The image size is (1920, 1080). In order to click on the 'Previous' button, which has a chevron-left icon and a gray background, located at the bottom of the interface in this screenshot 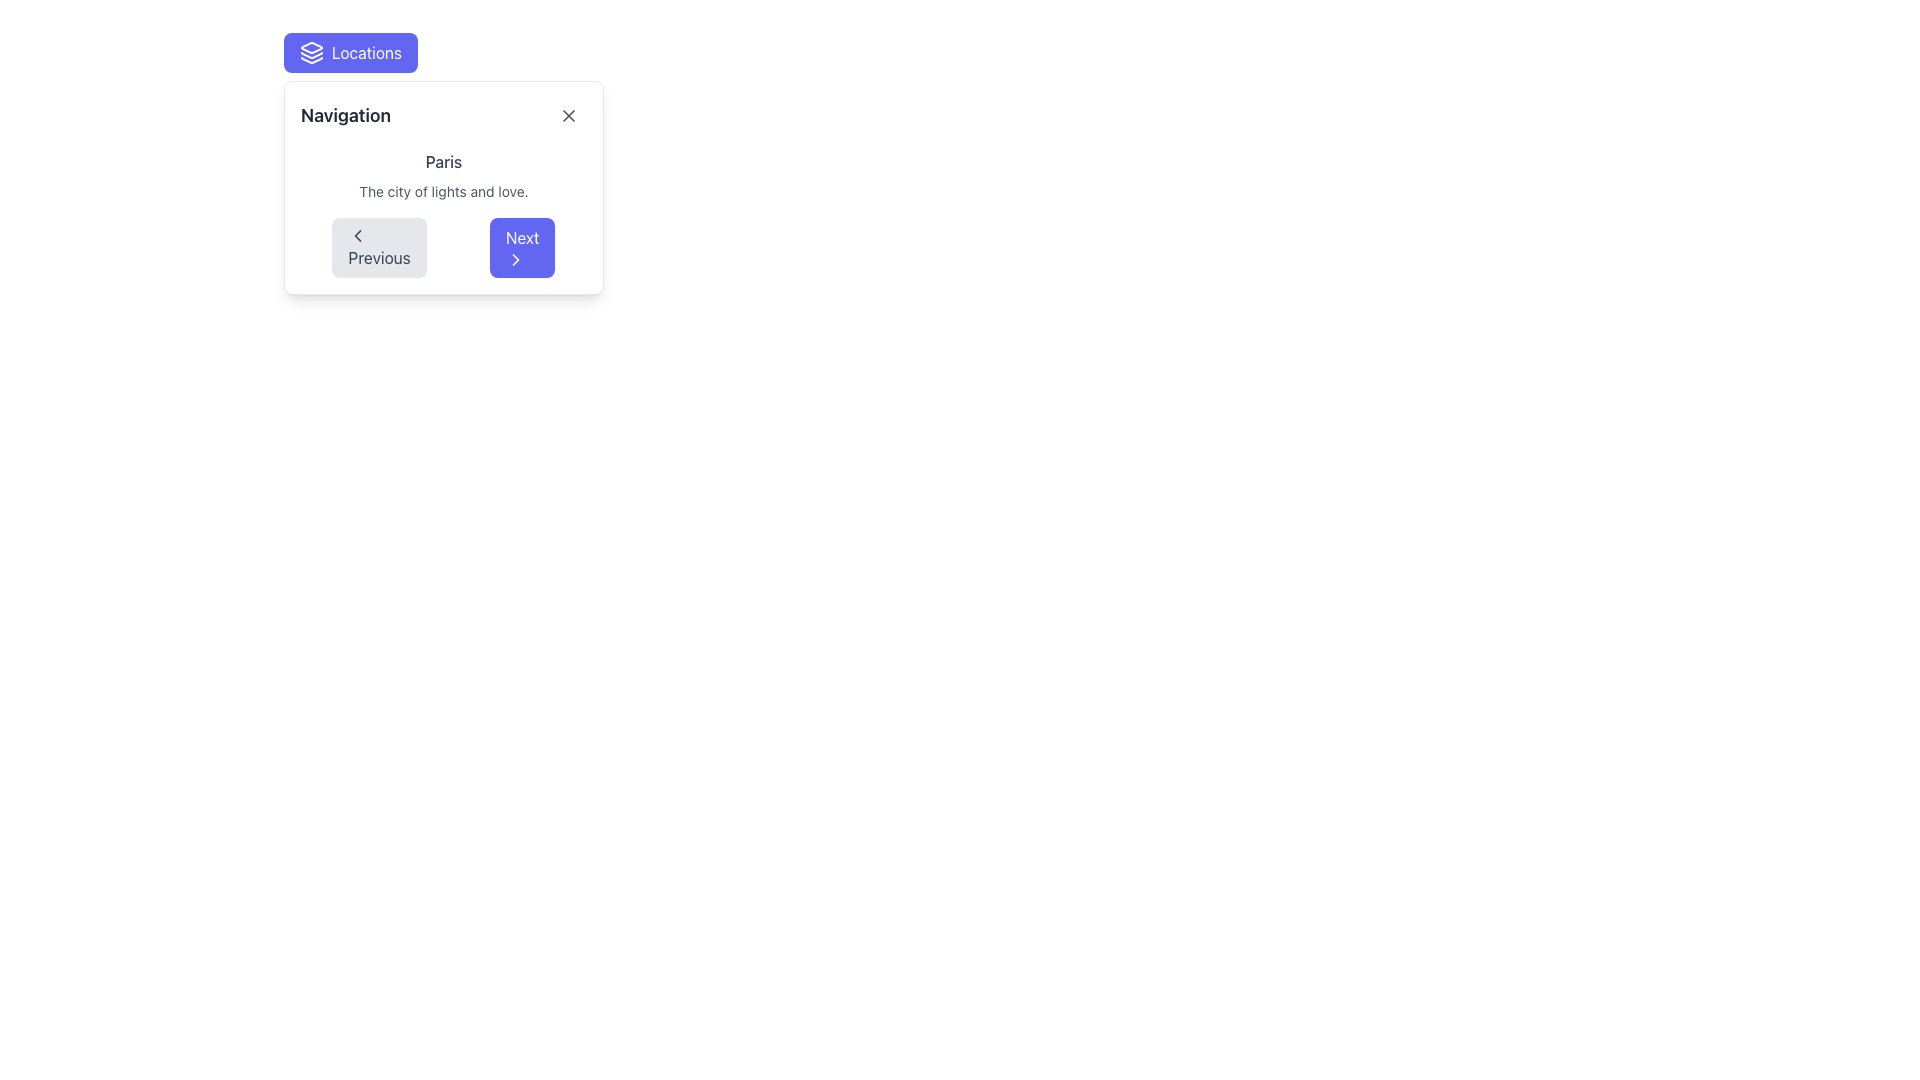, I will do `click(379, 246)`.